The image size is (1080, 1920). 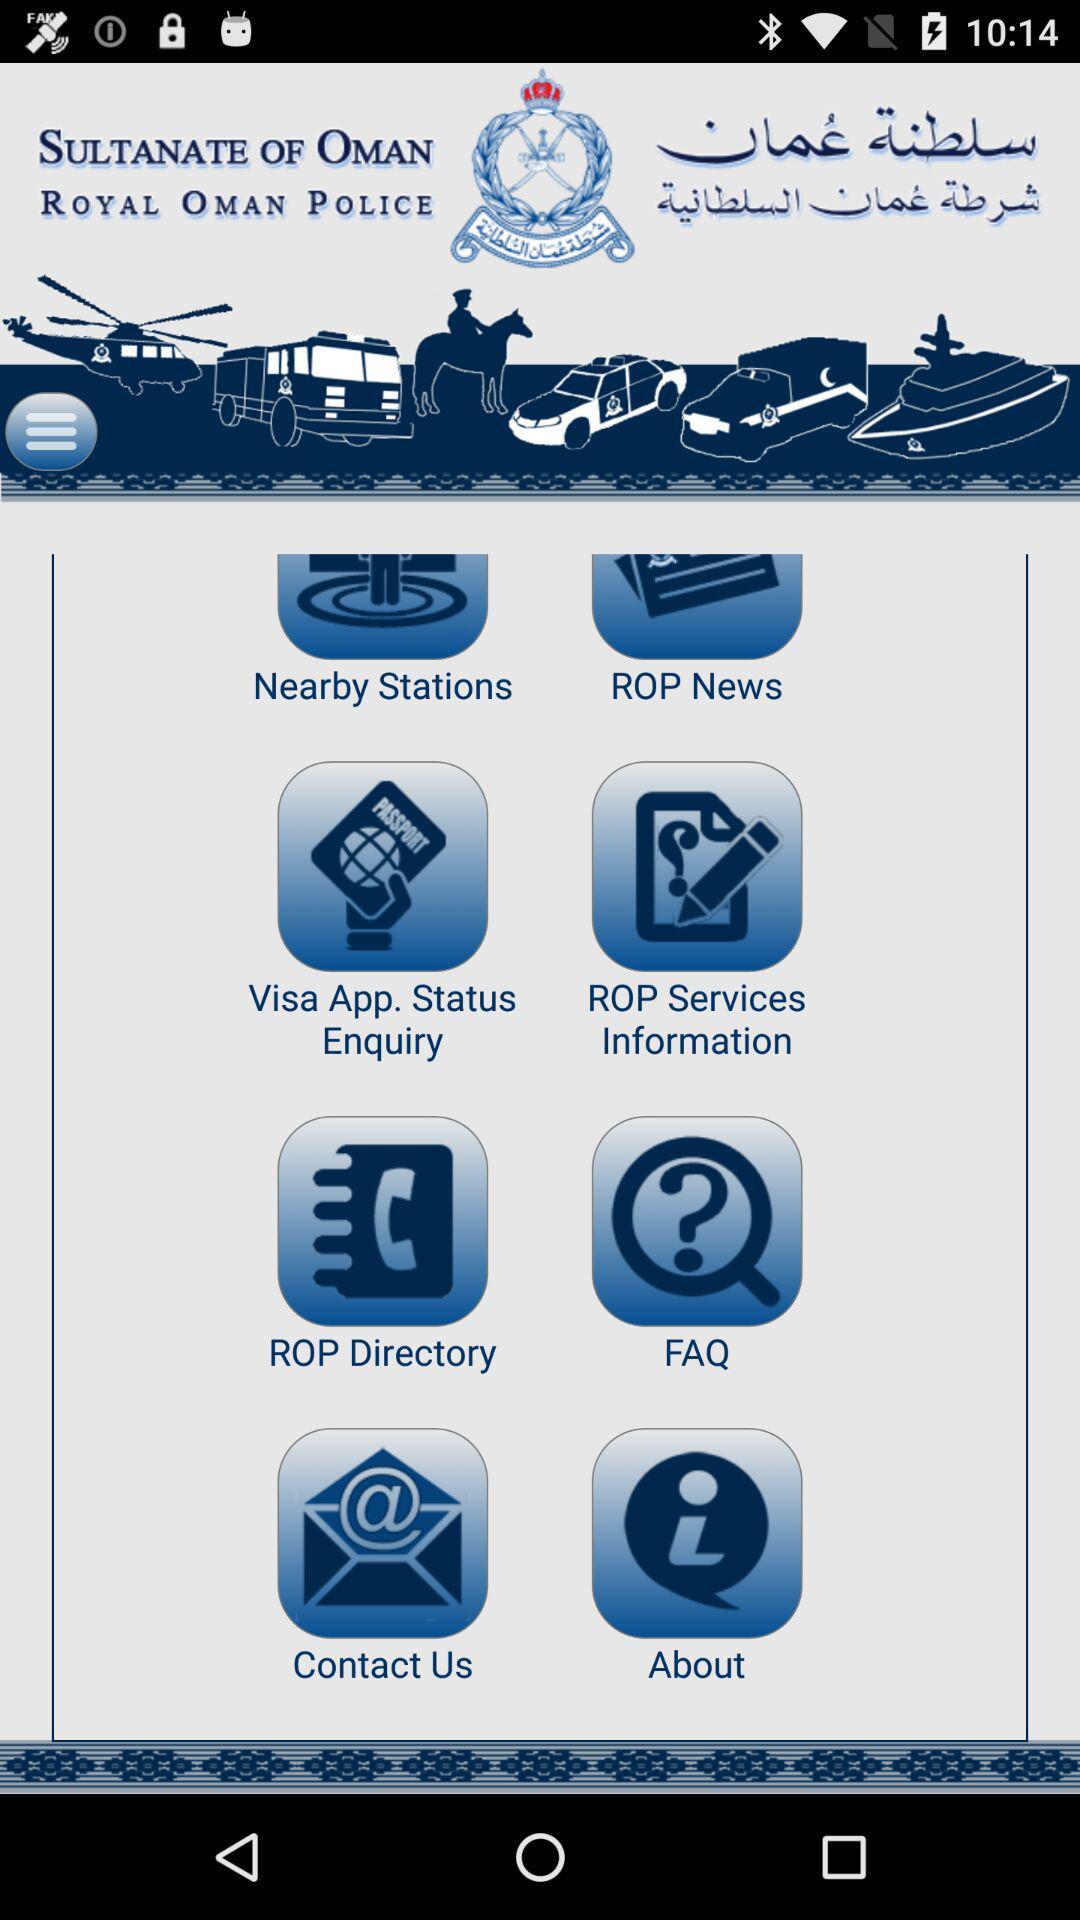 What do you see at coordinates (696, 1532) in the screenshot?
I see `app above about app` at bounding box center [696, 1532].